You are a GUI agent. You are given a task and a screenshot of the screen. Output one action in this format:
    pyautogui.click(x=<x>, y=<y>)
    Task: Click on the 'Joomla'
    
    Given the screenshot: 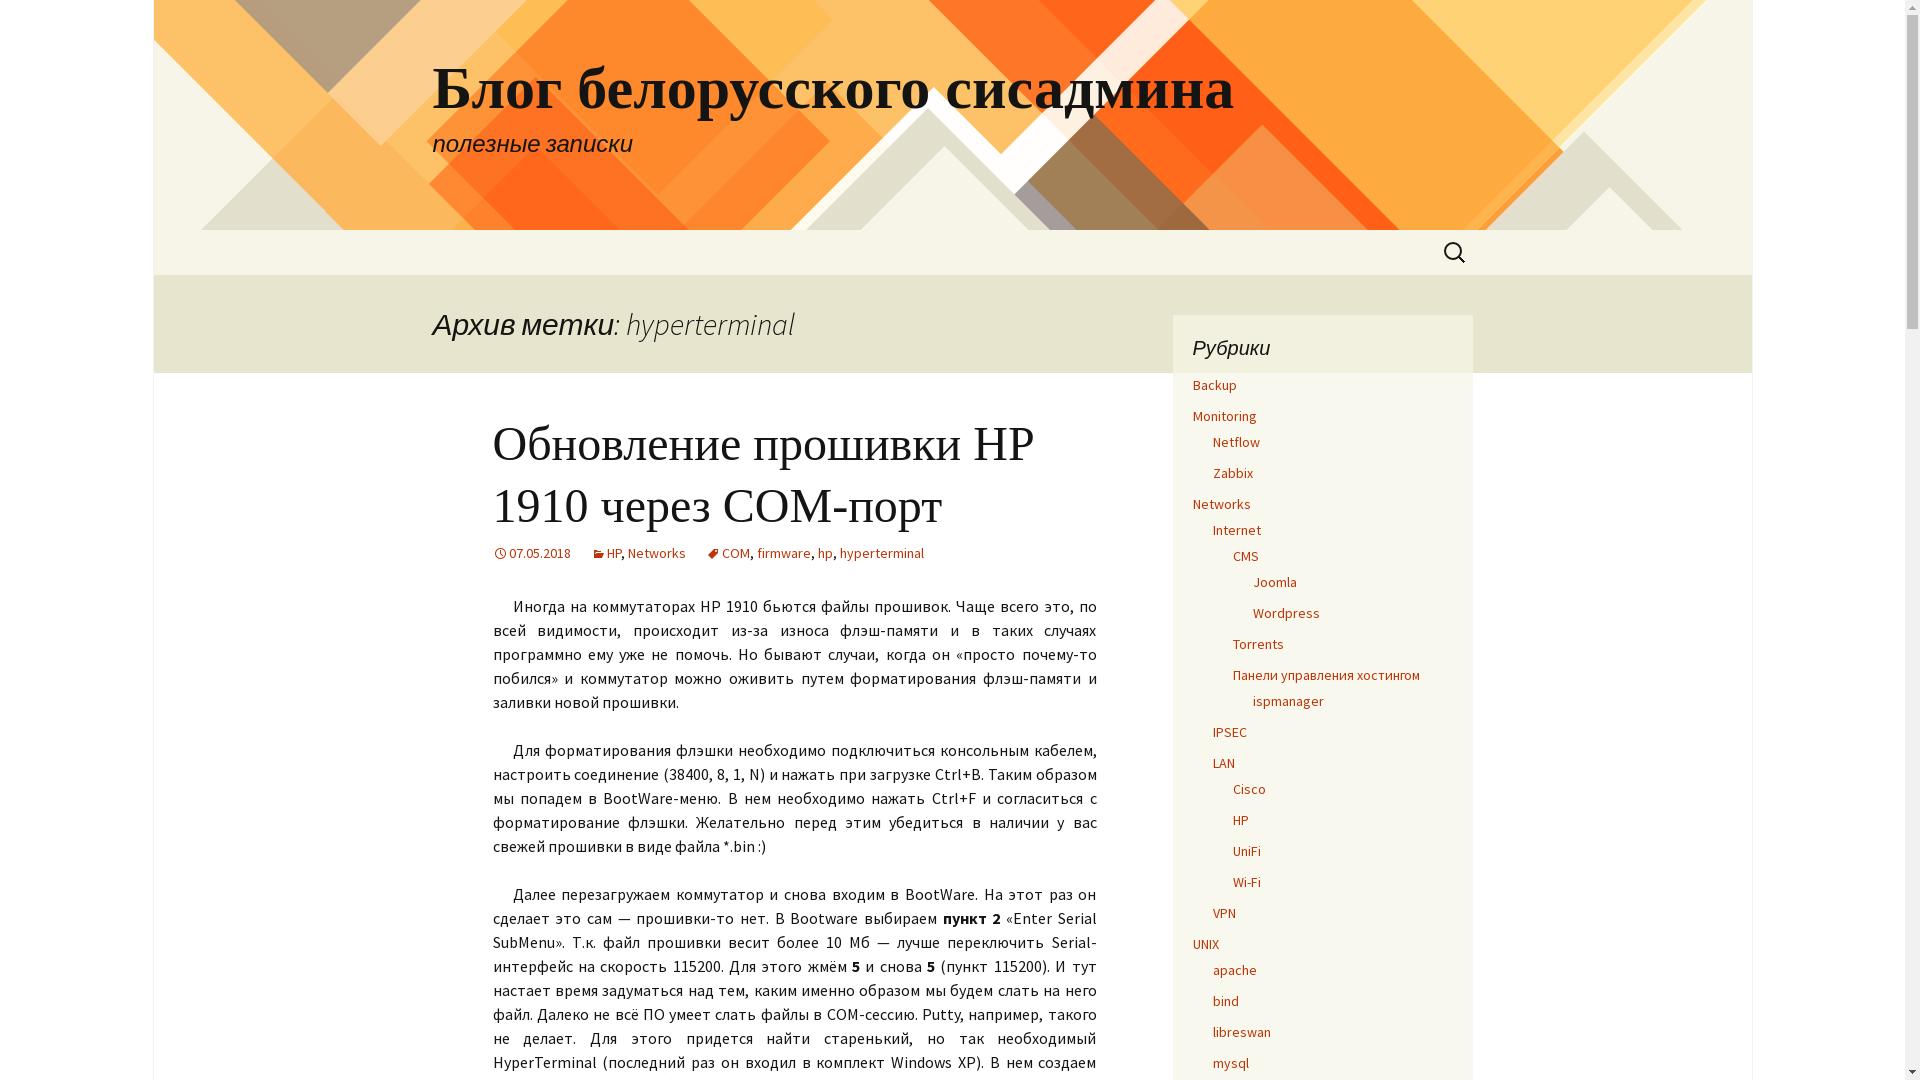 What is the action you would take?
    pyautogui.click(x=1251, y=582)
    